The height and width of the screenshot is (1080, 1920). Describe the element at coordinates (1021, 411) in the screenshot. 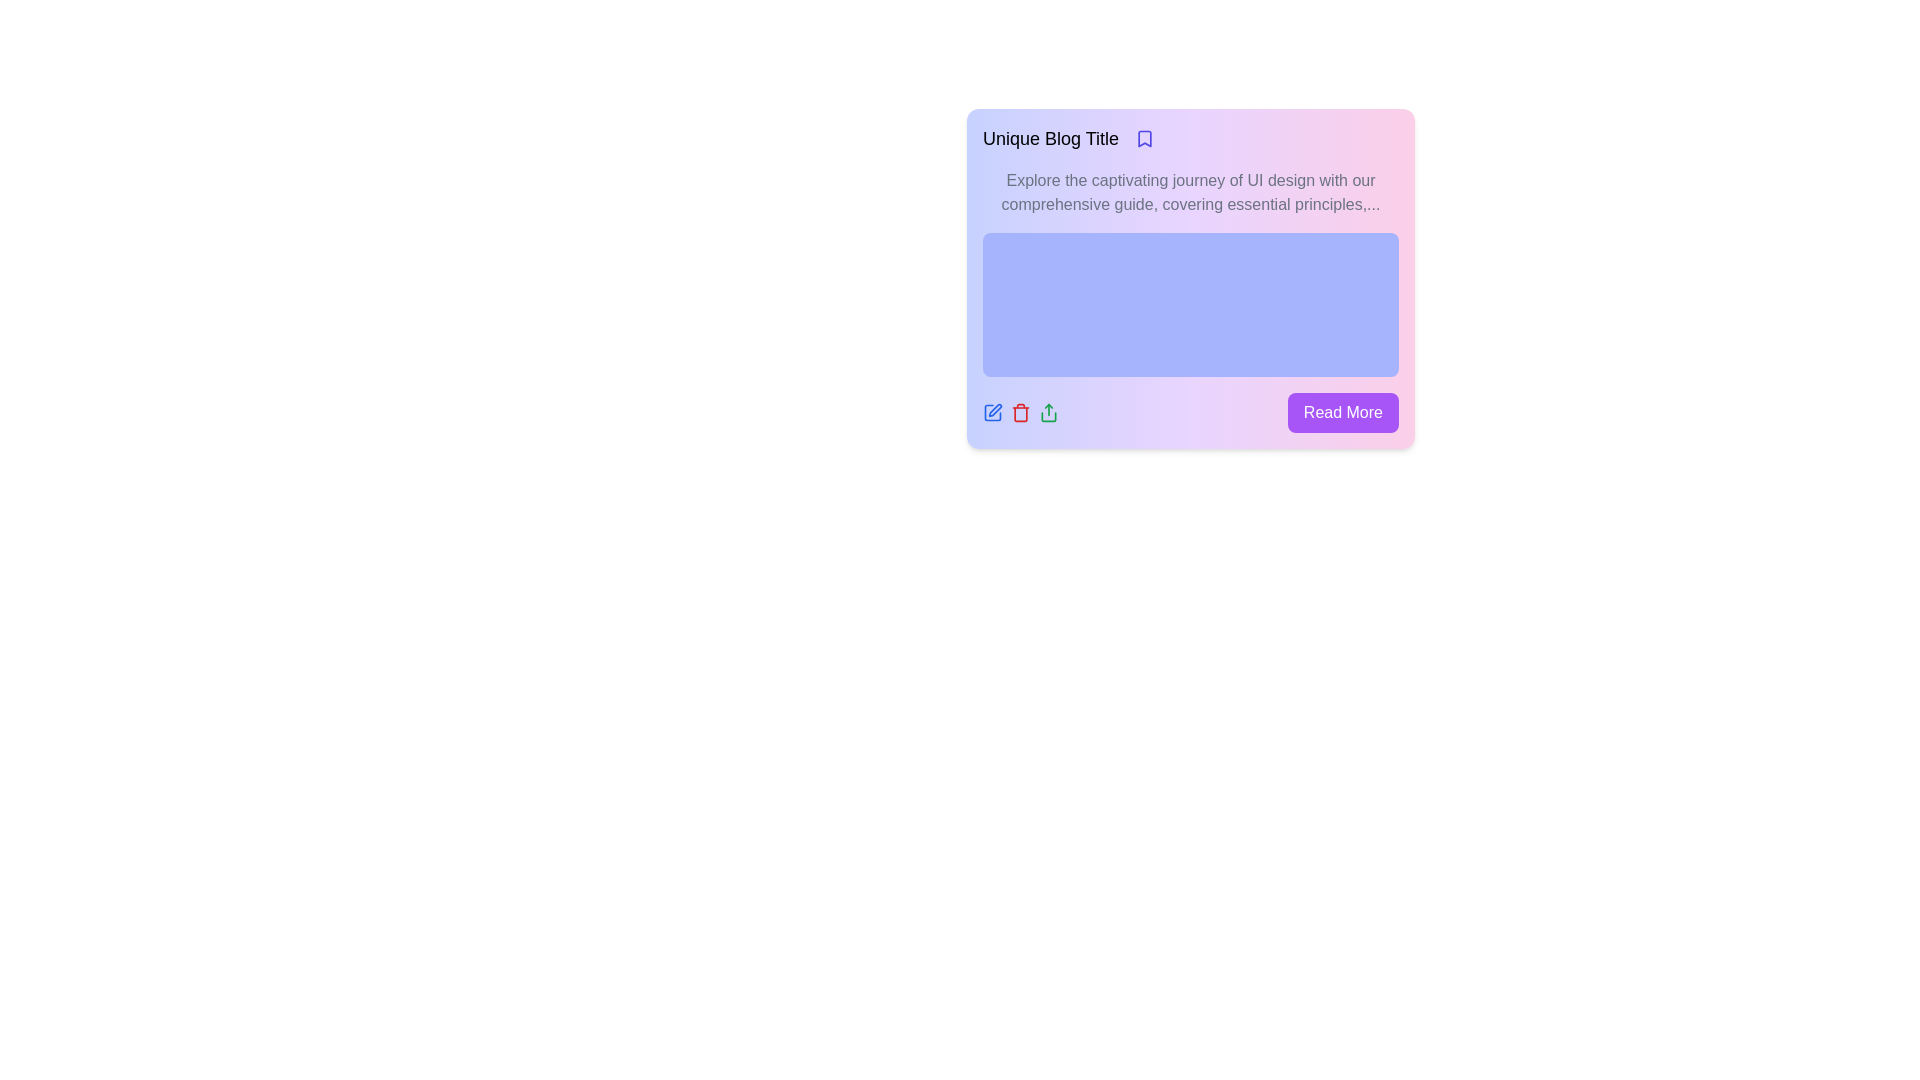

I see `the red trashcan icon located at the bottom-left section of the card's footer` at that location.